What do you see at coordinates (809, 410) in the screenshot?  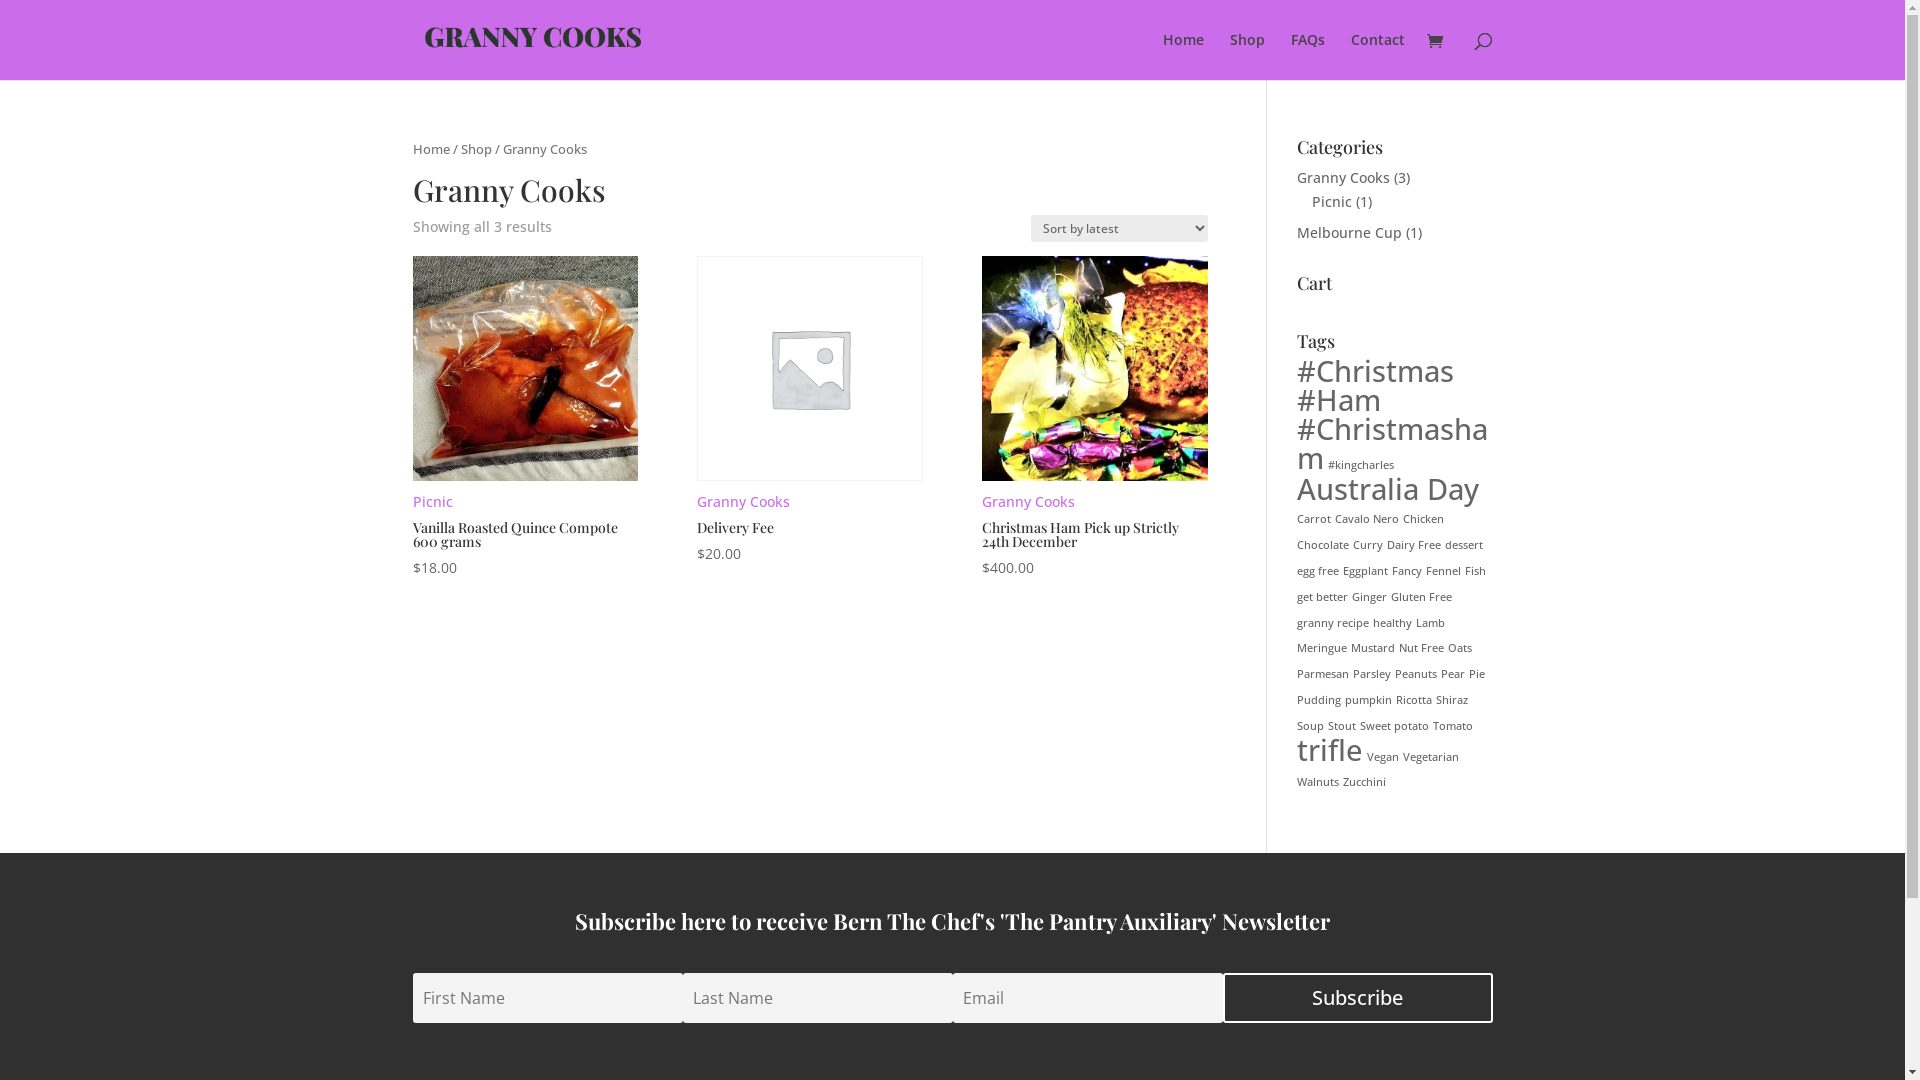 I see `'Granny Cooks` at bounding box center [809, 410].